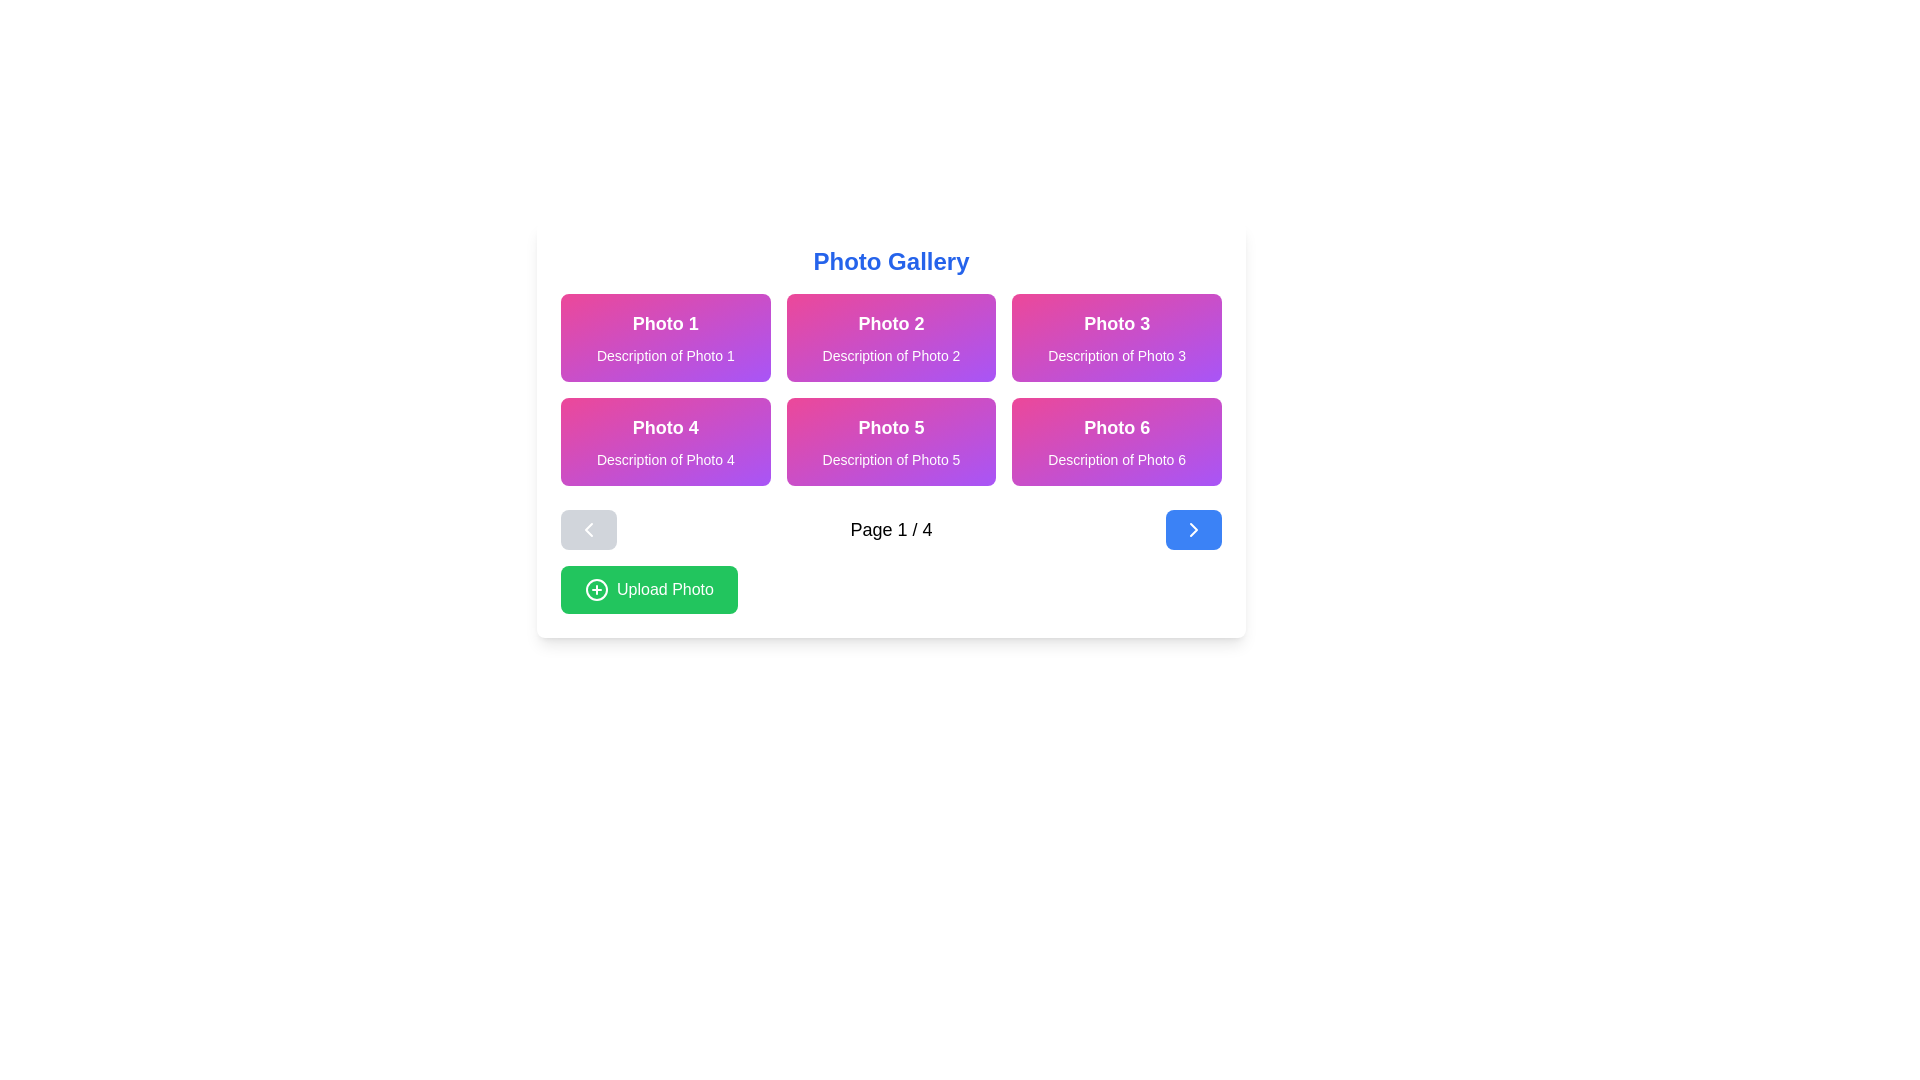 Image resolution: width=1920 pixels, height=1080 pixels. I want to click on text from the label displaying 'Description of Photo 4', which is positioned under the bold title 'Photo 4' in the bottom-left section of the gallery grid, so click(665, 459).